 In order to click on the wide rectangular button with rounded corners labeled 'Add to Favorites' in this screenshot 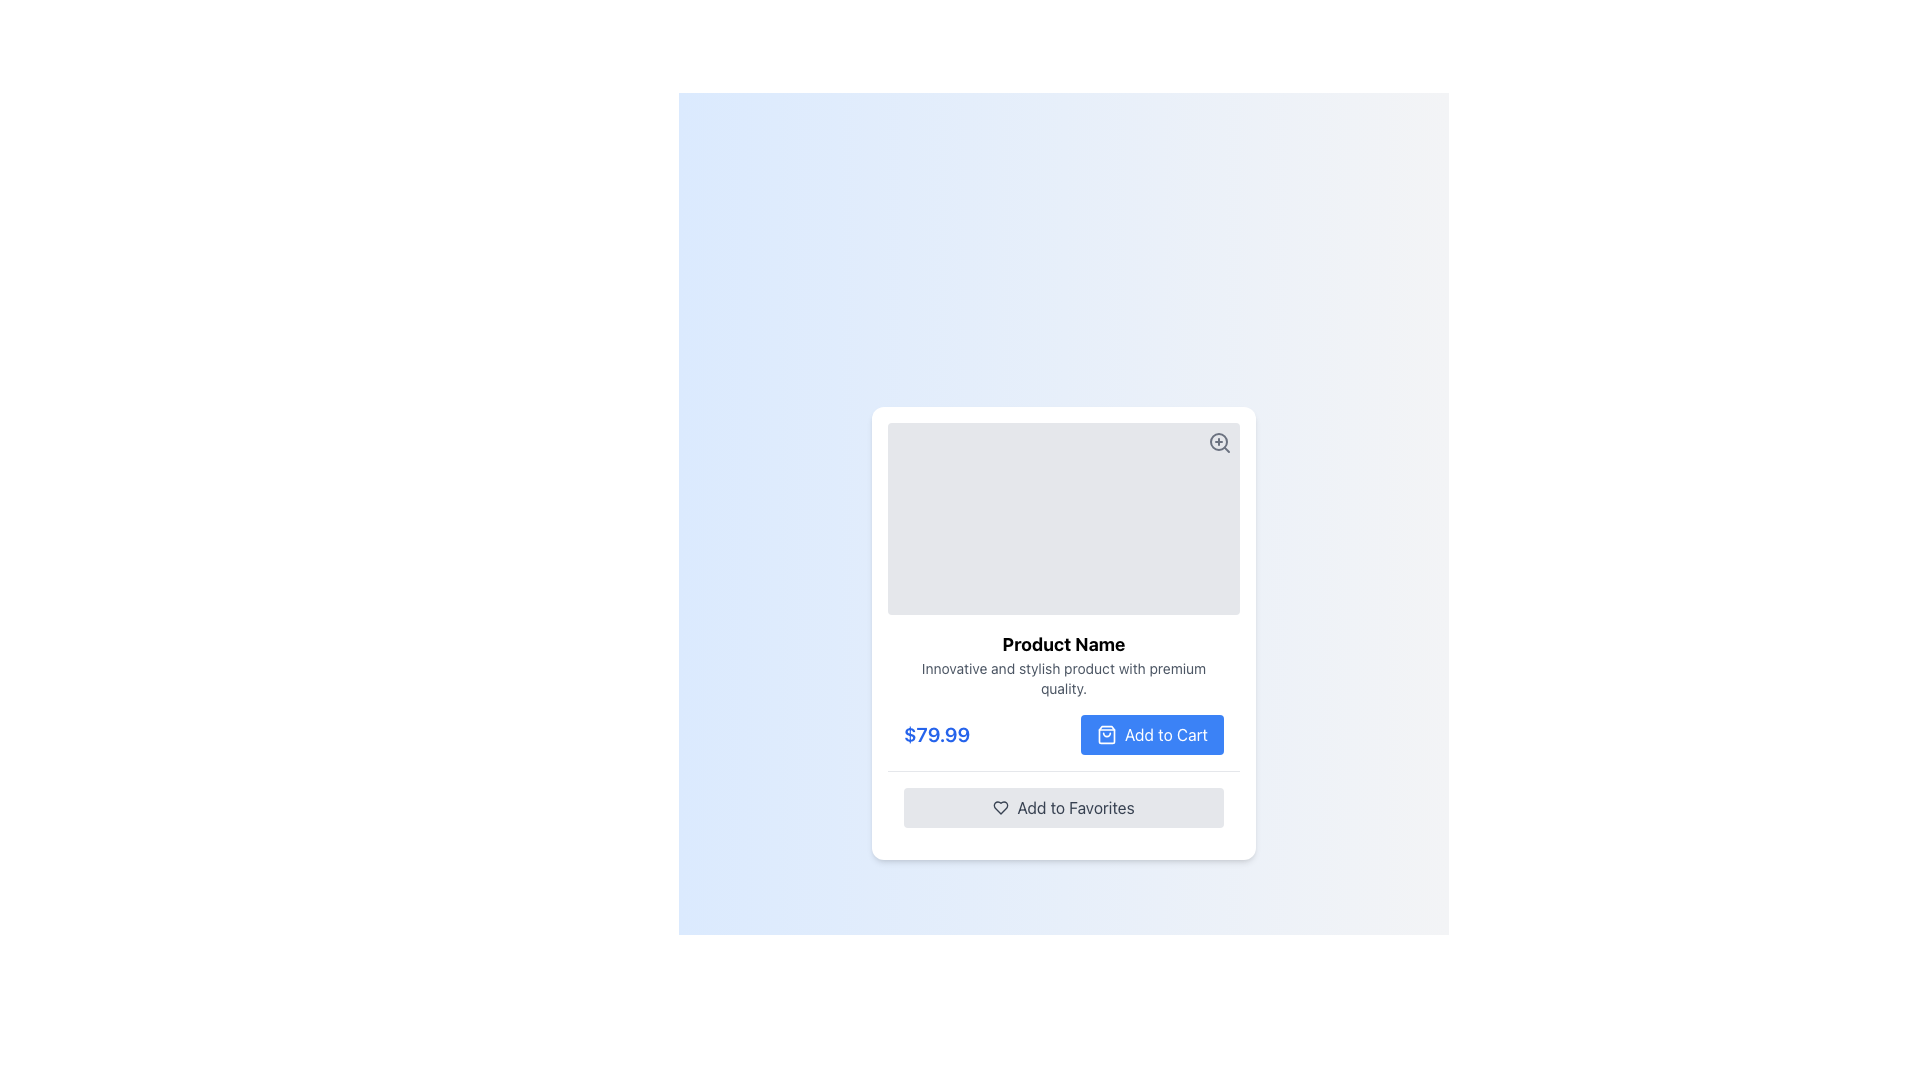, I will do `click(1063, 806)`.